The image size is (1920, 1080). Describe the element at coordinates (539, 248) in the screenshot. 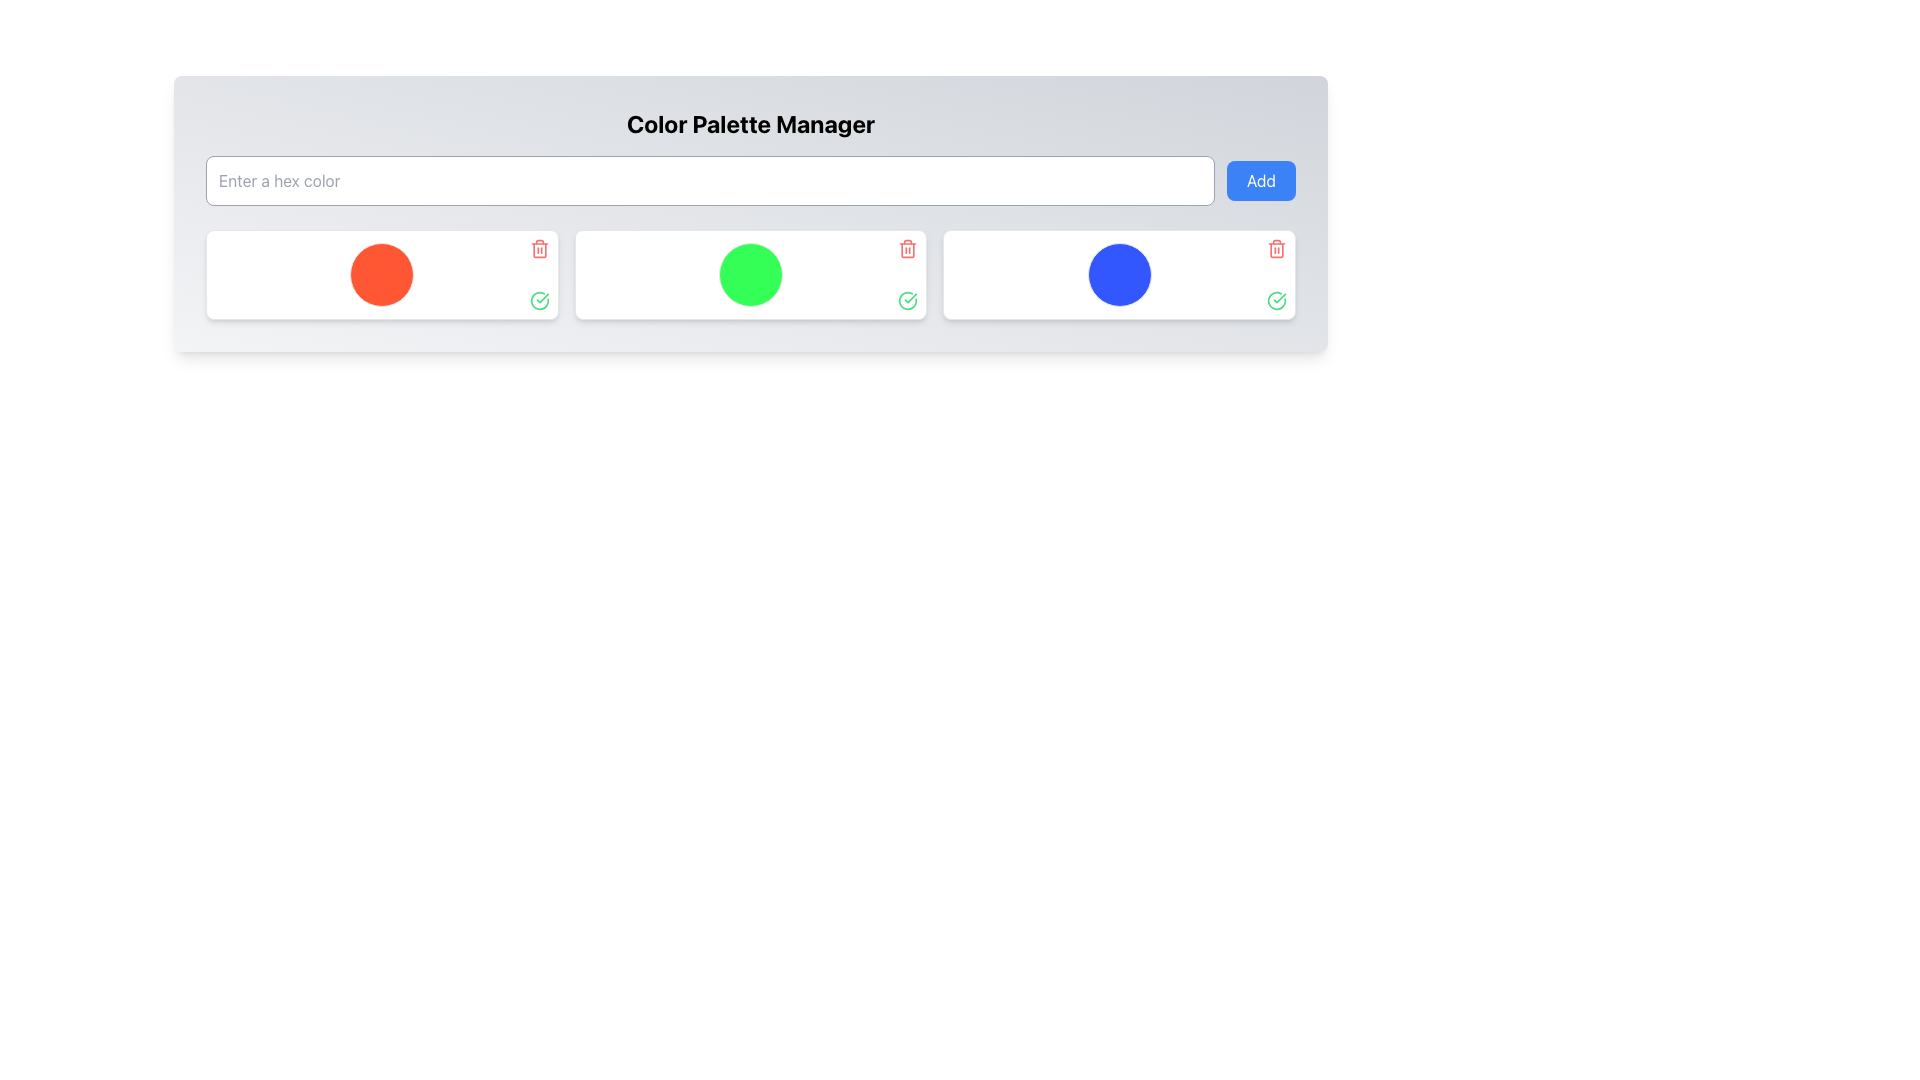

I see `the red trash bin icon located at the top-right corner of the first card in the horizontal list of color palettes` at that location.